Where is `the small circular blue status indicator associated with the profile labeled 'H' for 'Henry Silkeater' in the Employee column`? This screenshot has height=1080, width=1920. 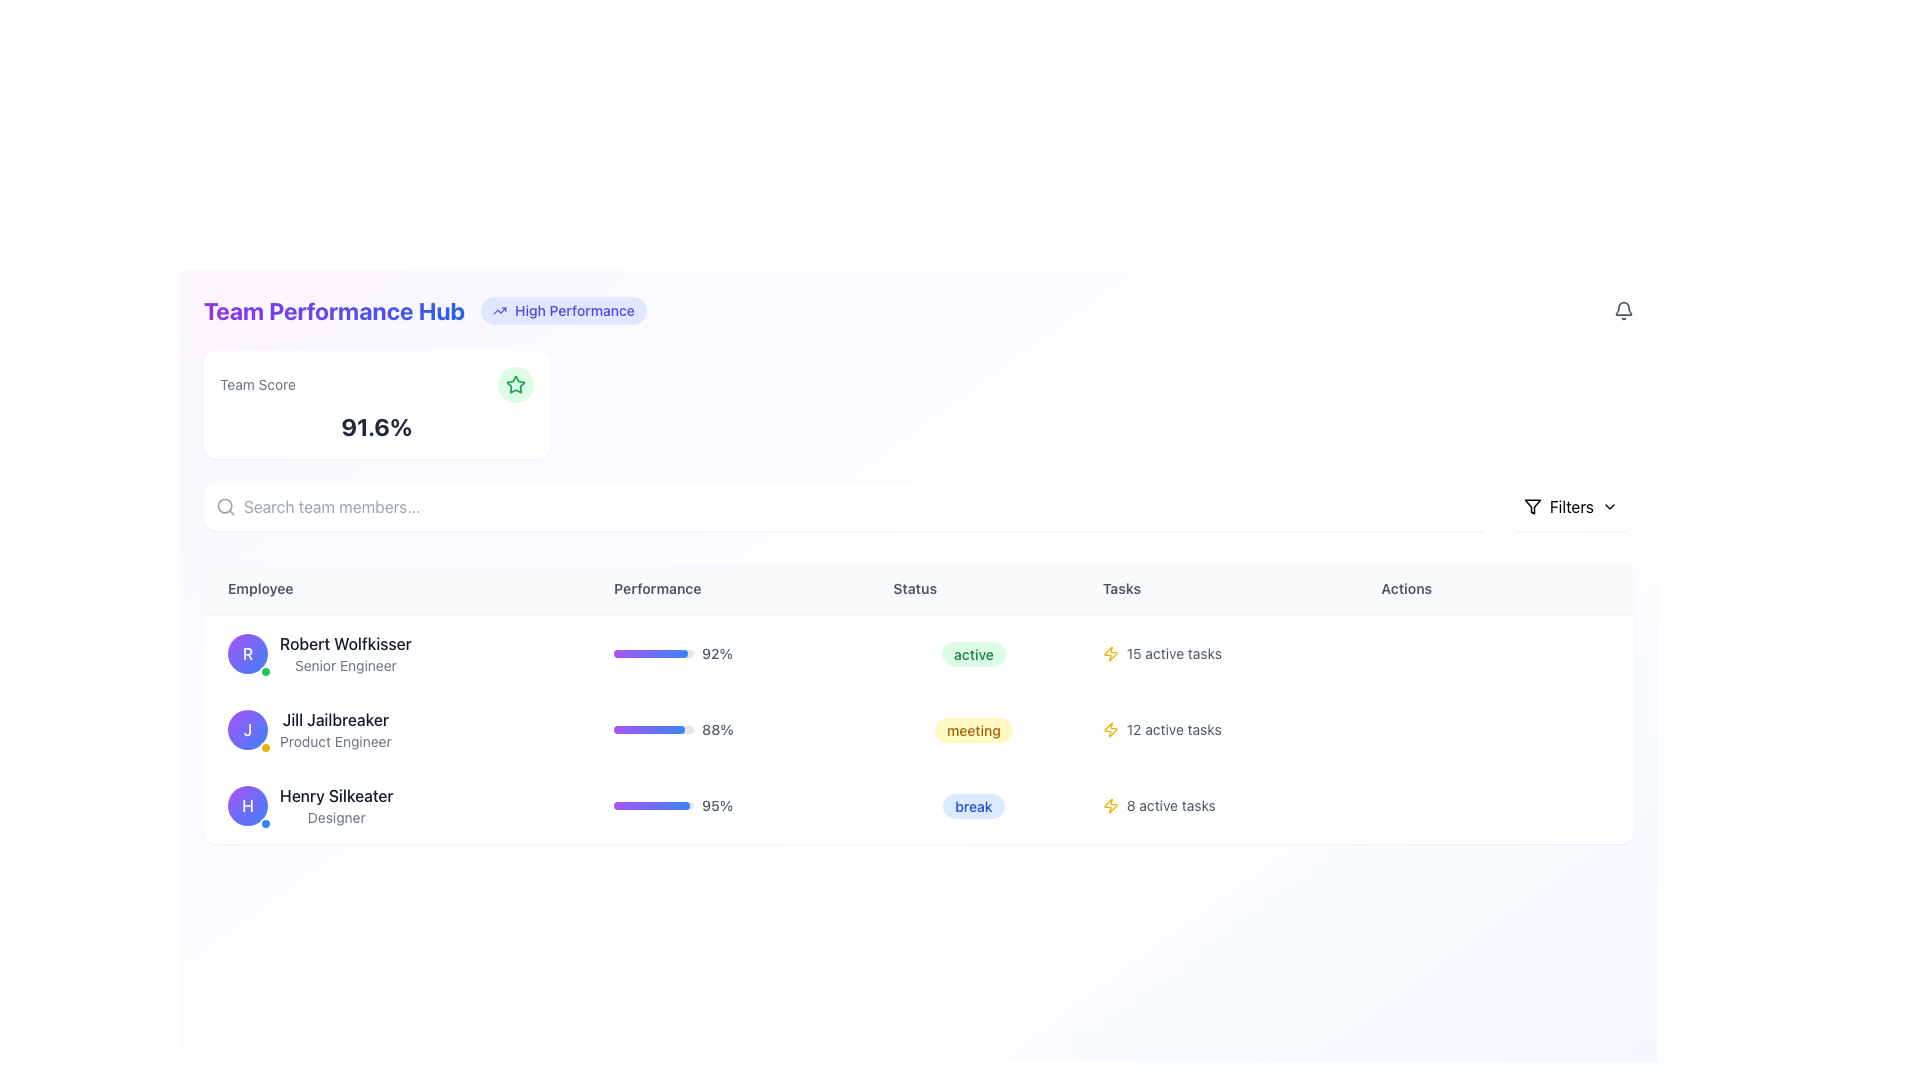
the small circular blue status indicator associated with the profile labeled 'H' for 'Henry Silkeater' in the Employee column is located at coordinates (264, 824).